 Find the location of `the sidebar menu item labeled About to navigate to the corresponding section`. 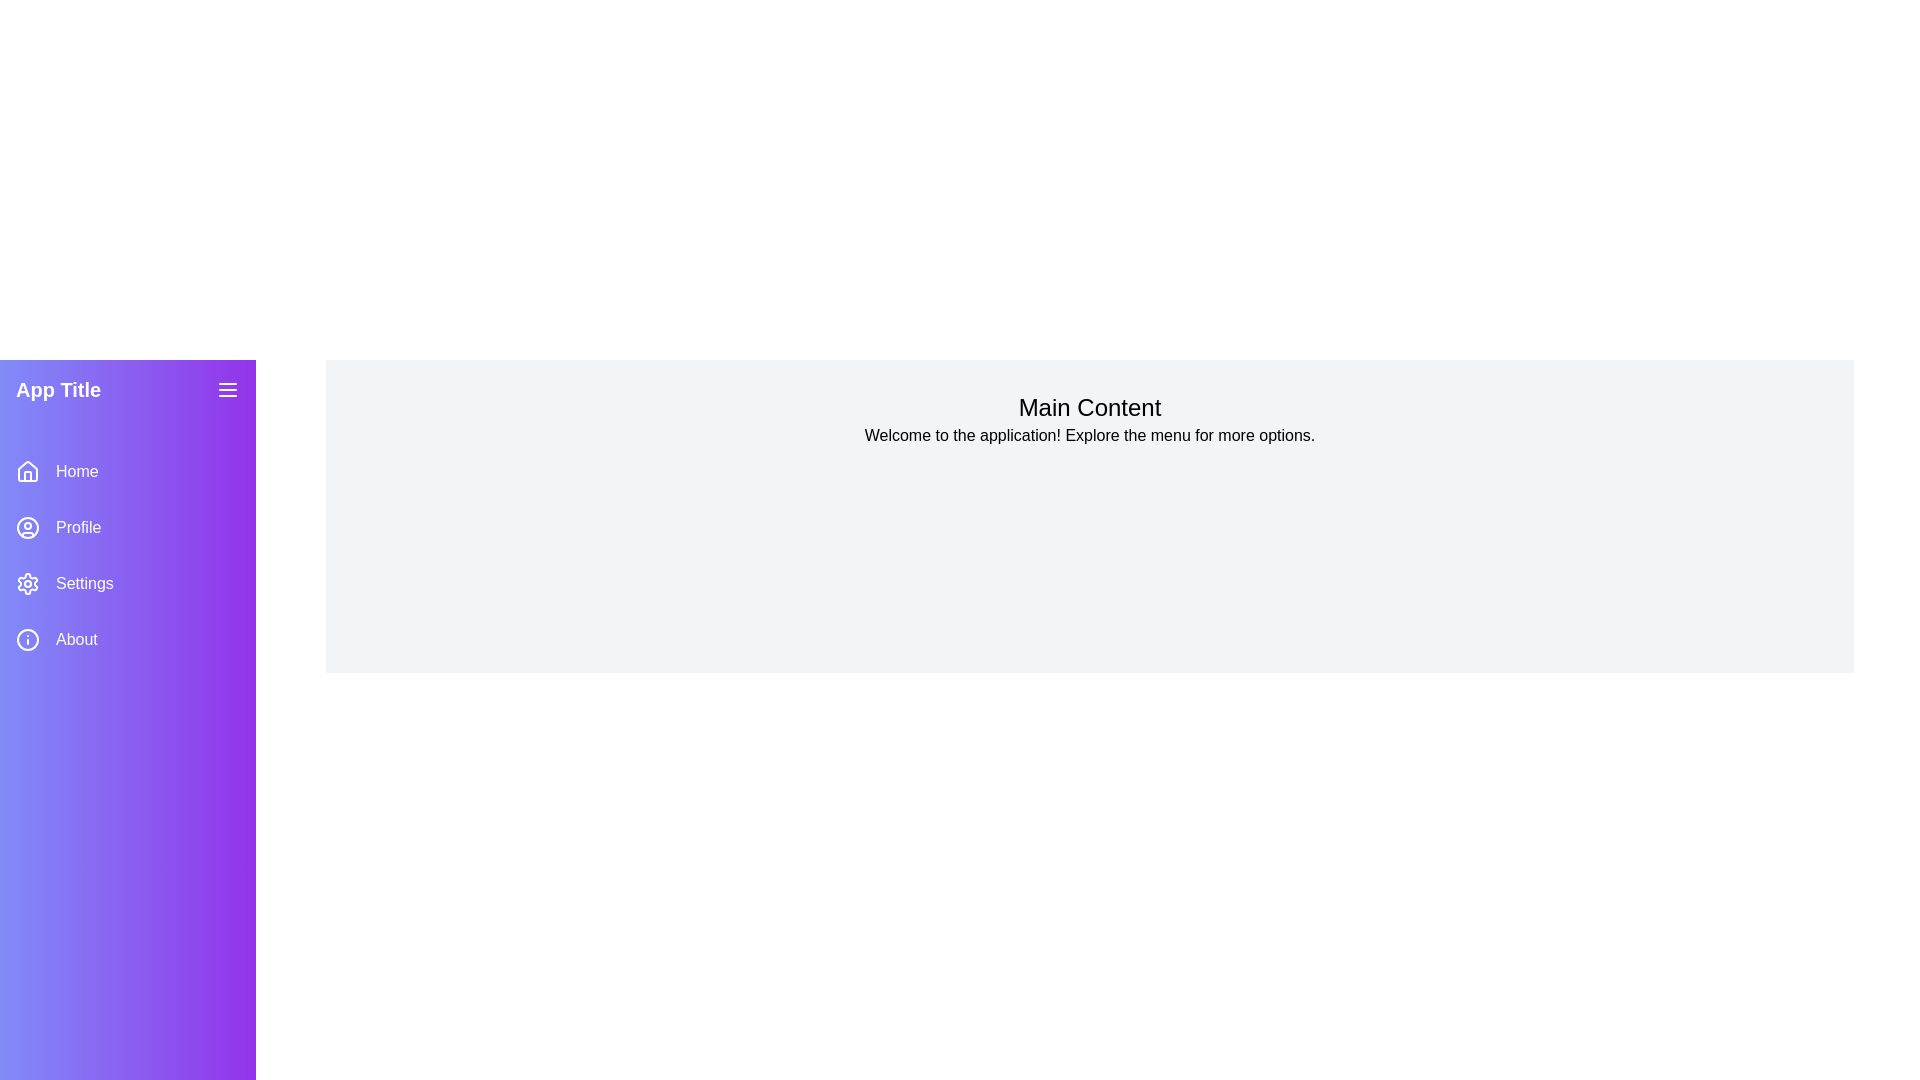

the sidebar menu item labeled About to navigate to the corresponding section is located at coordinates (127, 640).